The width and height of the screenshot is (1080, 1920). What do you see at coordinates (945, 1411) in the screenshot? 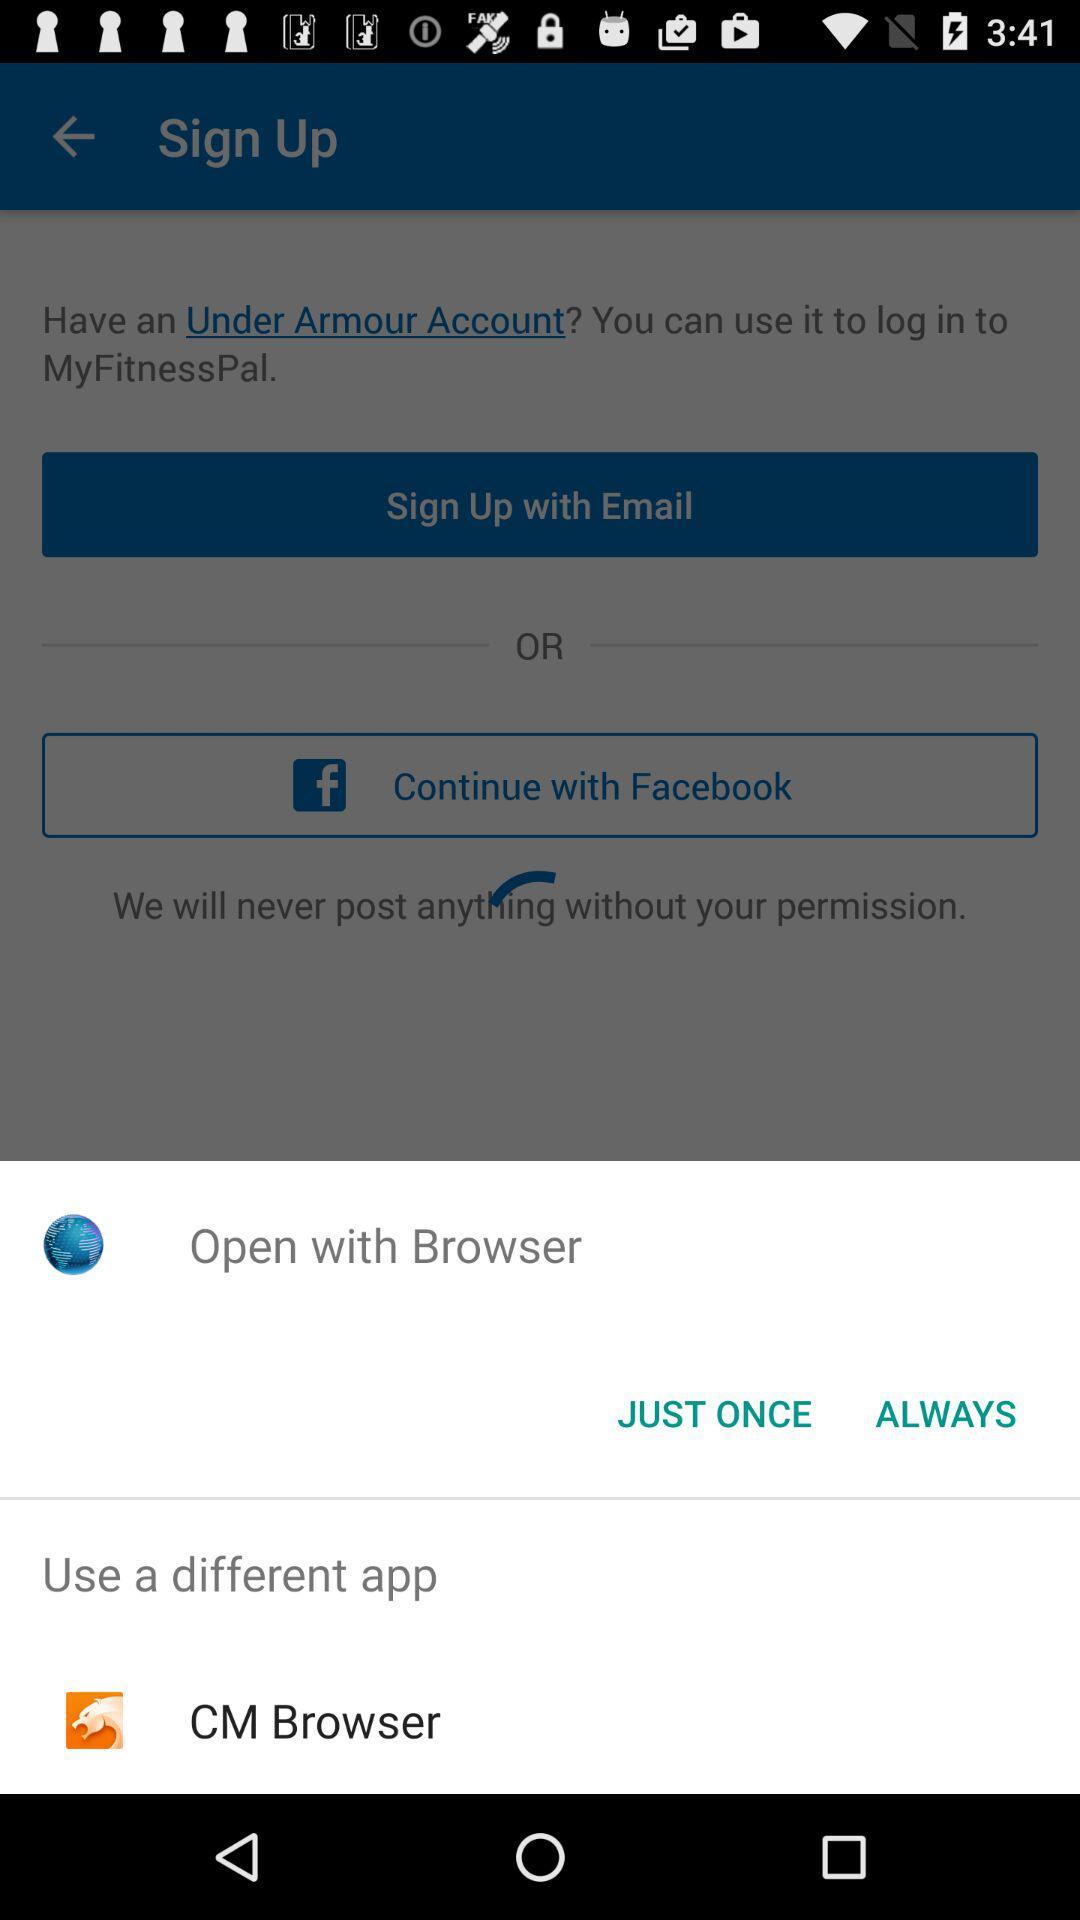
I see `app below the open with browser item` at bounding box center [945, 1411].